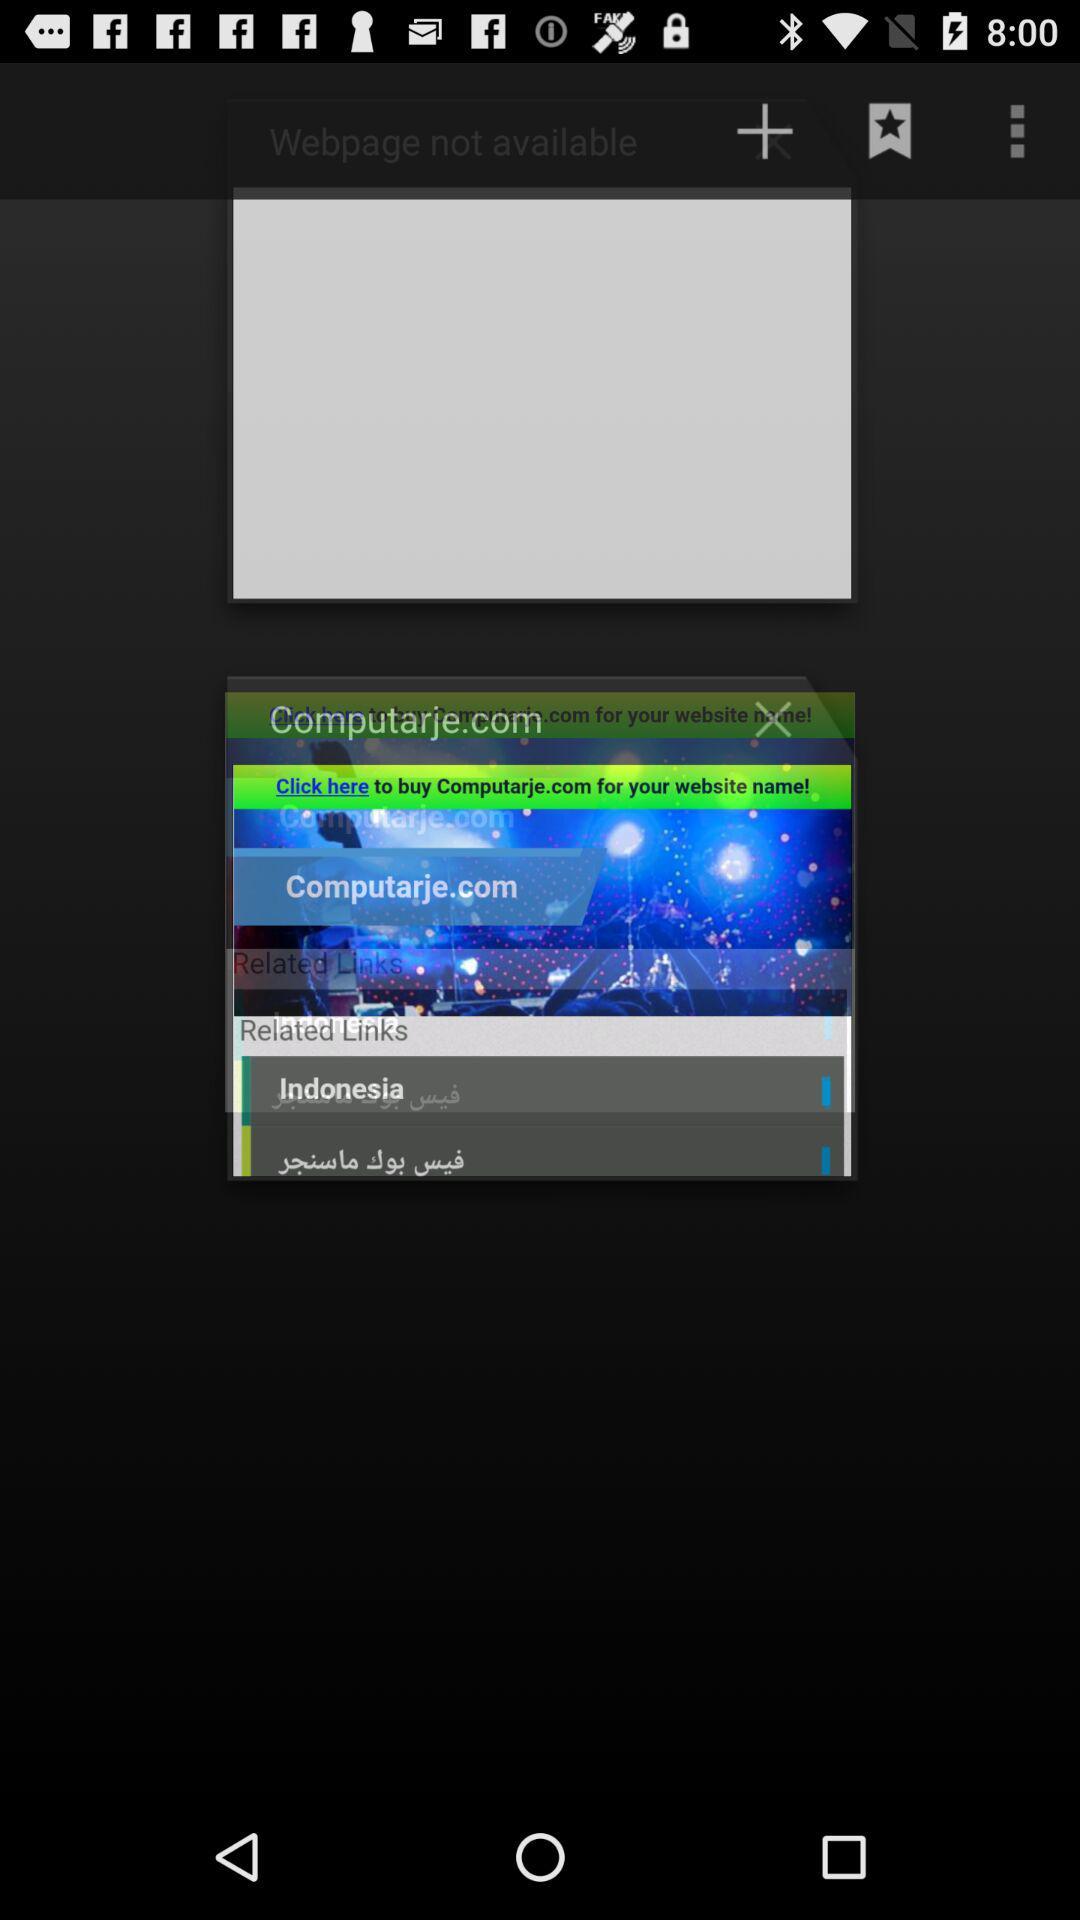 The width and height of the screenshot is (1080, 1920). What do you see at coordinates (890, 139) in the screenshot?
I see `the bookmark icon` at bounding box center [890, 139].